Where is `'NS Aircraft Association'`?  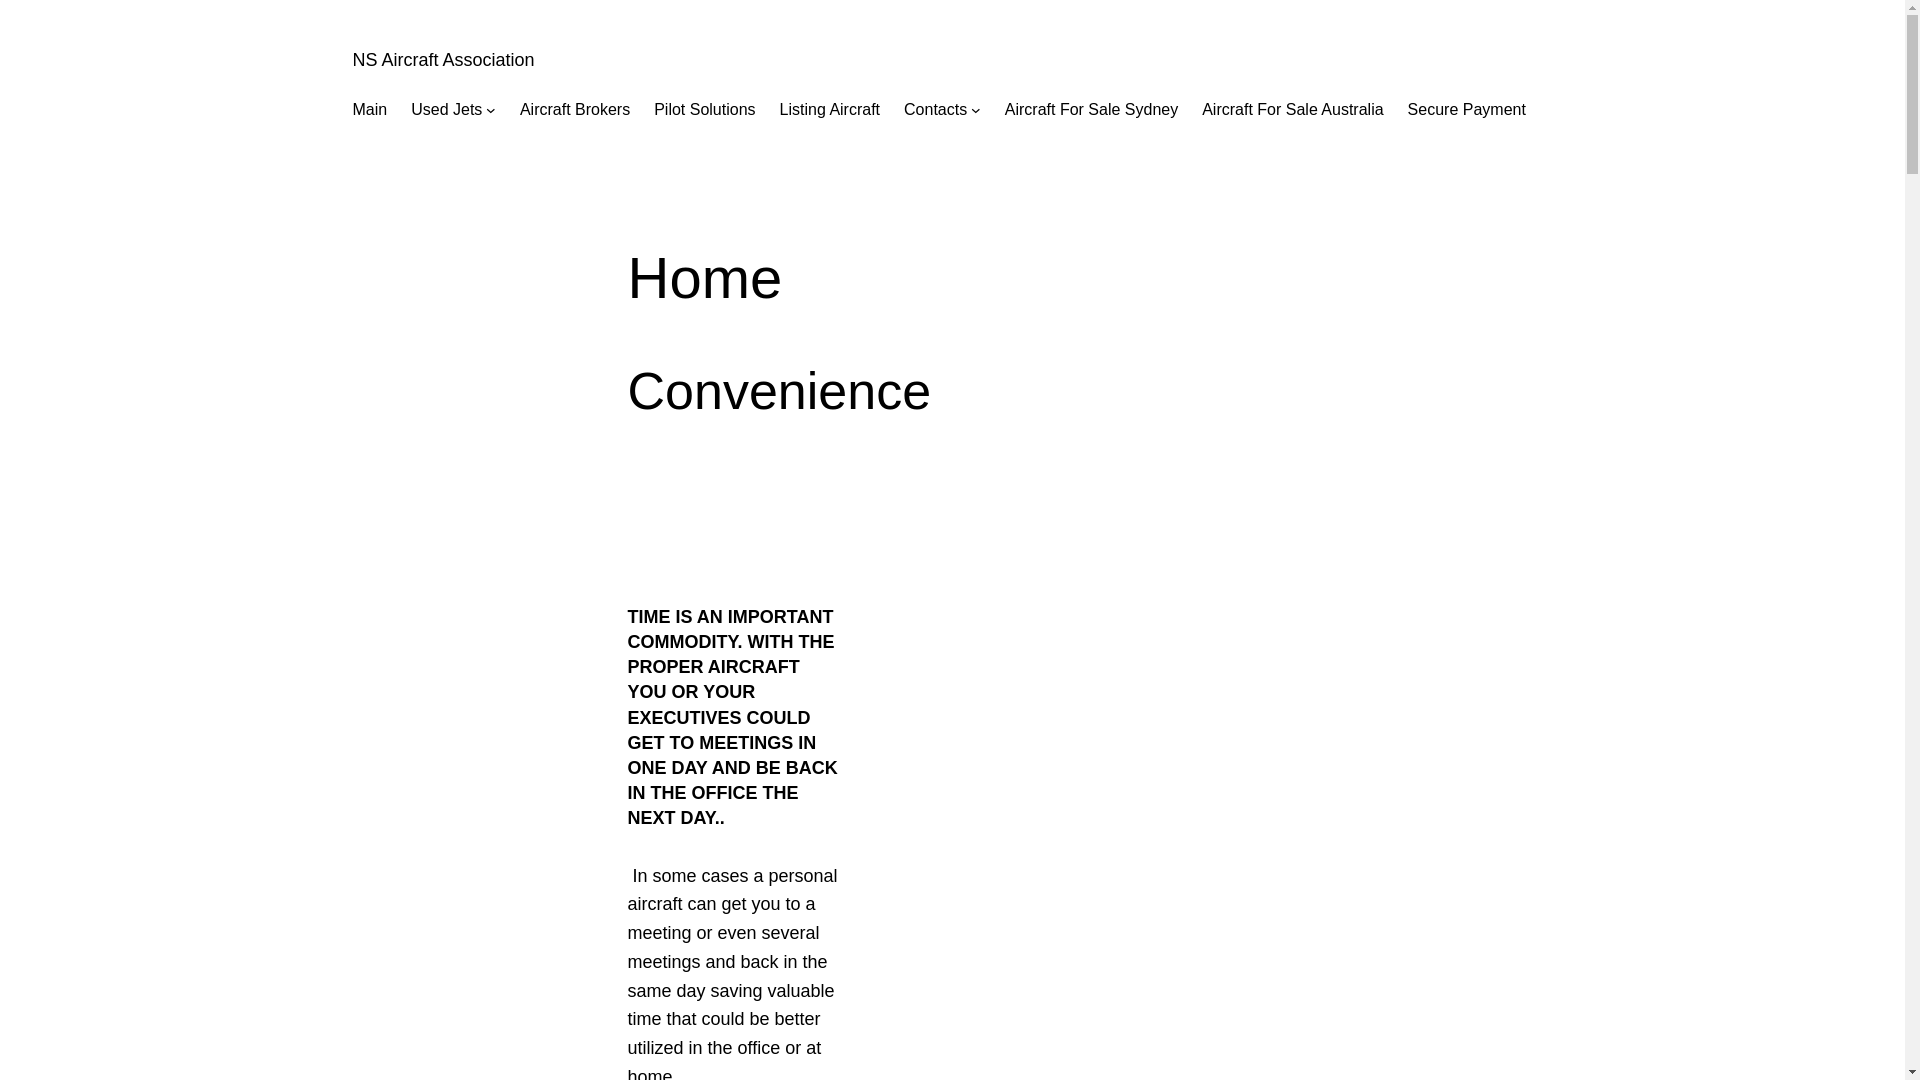
'NS Aircraft Association' is located at coordinates (441, 59).